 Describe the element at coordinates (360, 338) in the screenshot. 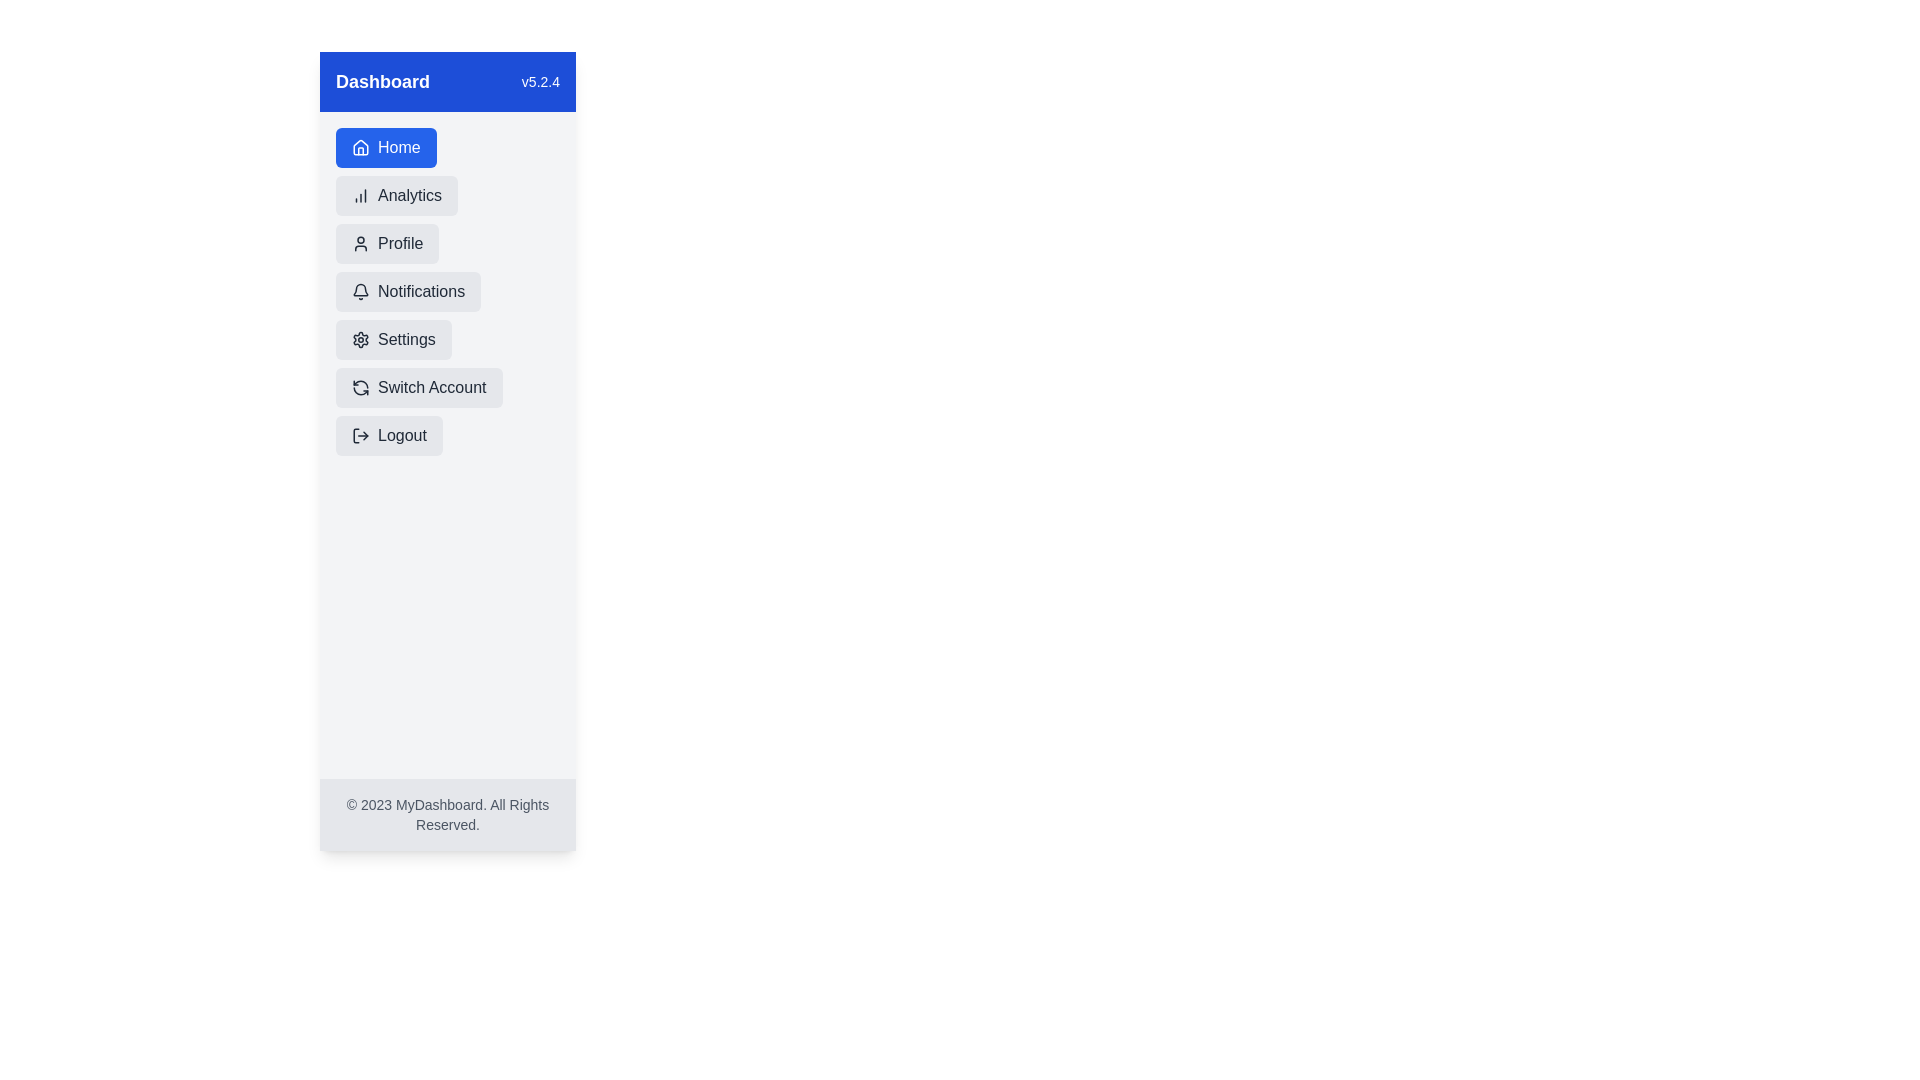

I see `the settings icon located in the sidebar menu` at that location.